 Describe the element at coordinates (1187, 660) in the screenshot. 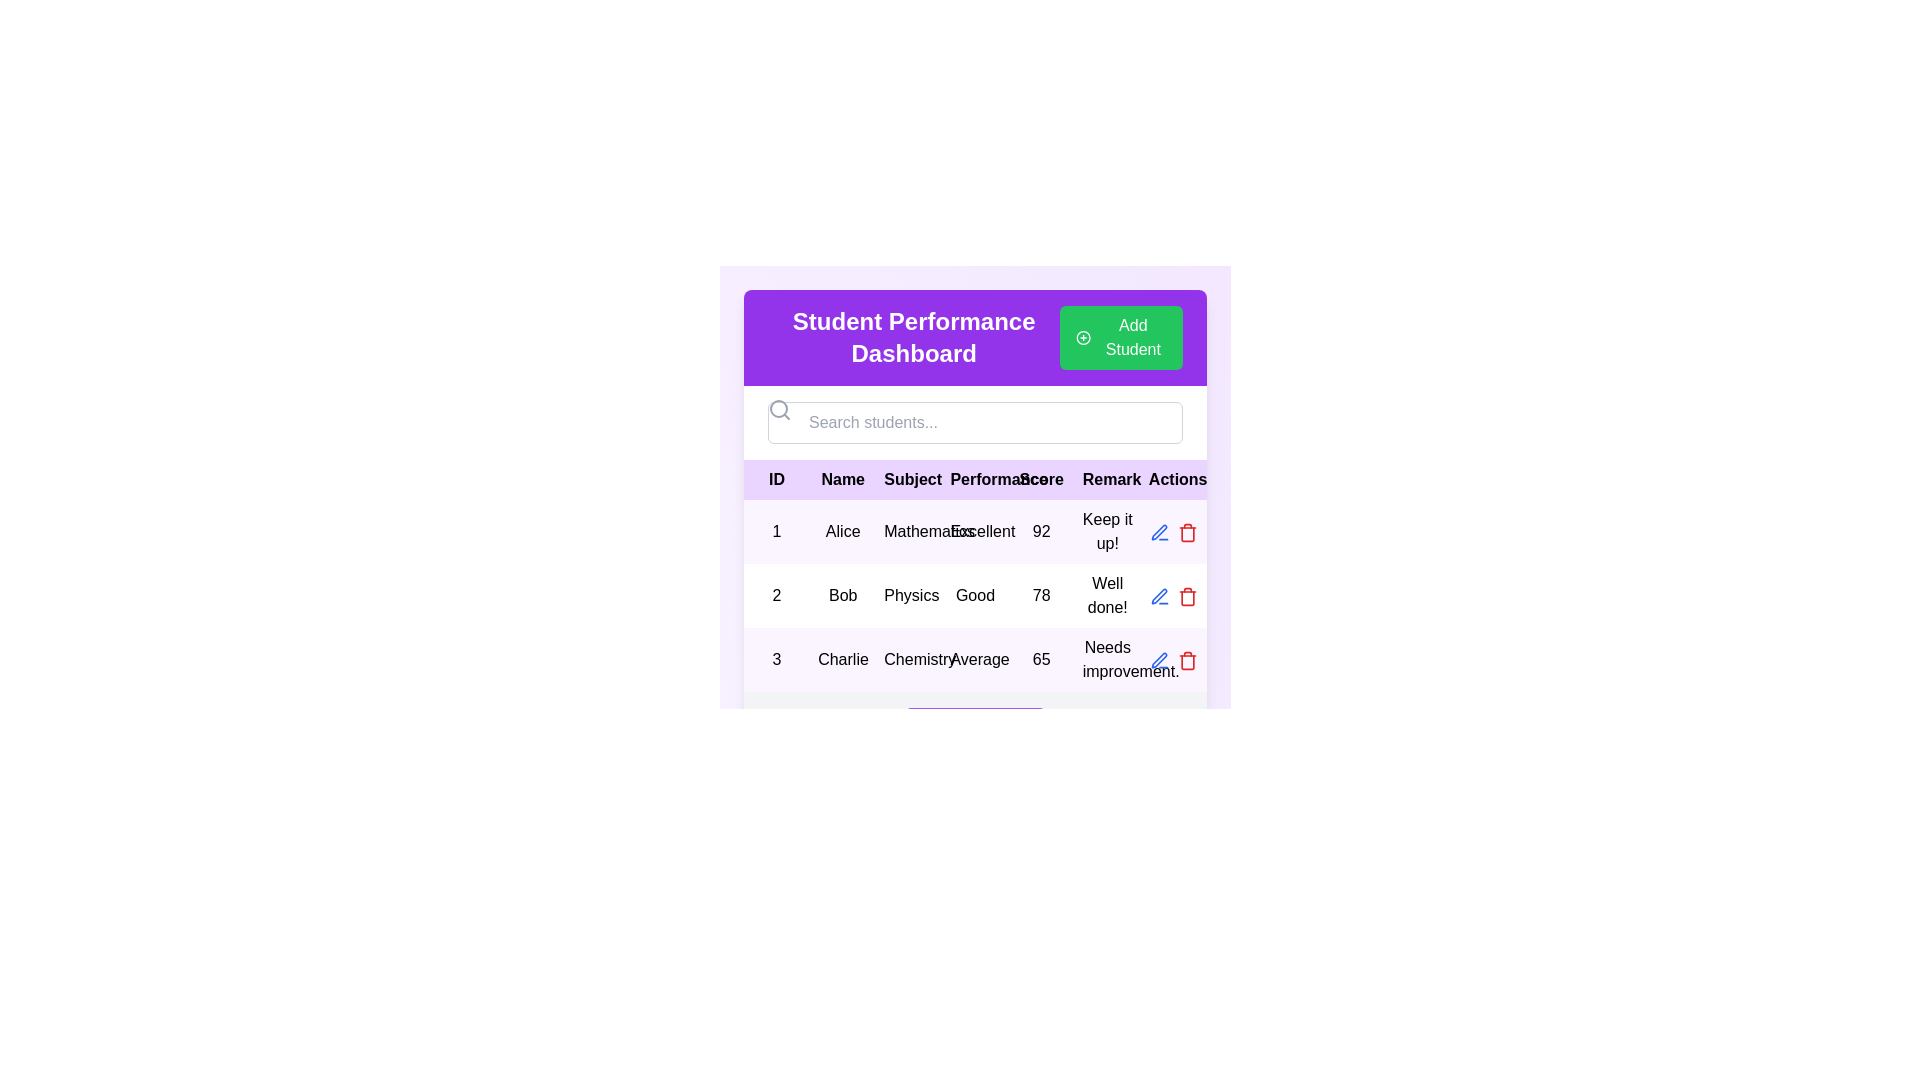

I see `the trash can icon button in the 'Actions' column of the third row` at that location.